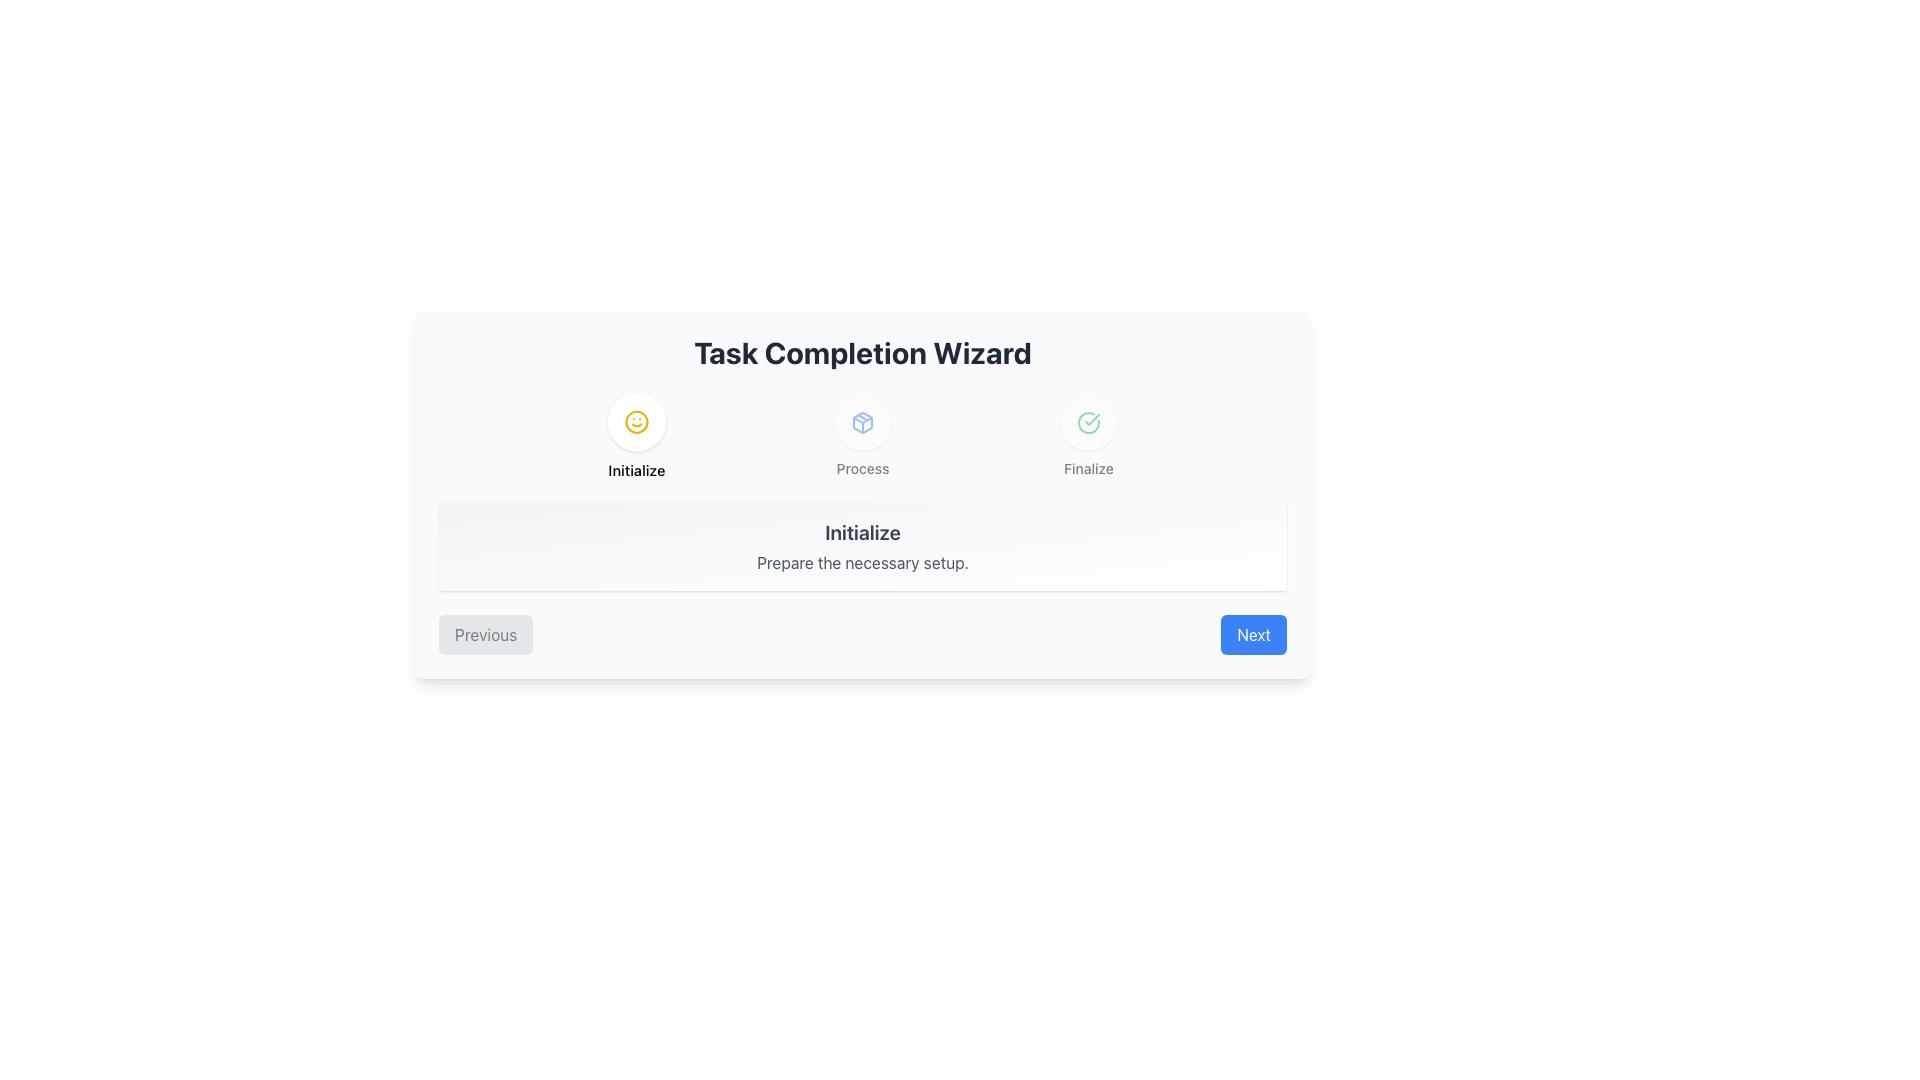 The image size is (1920, 1080). What do you see at coordinates (486, 635) in the screenshot?
I see `the disabled 'Previous' button located on the left side of the navigation buttons, which does not respond to user interaction` at bounding box center [486, 635].